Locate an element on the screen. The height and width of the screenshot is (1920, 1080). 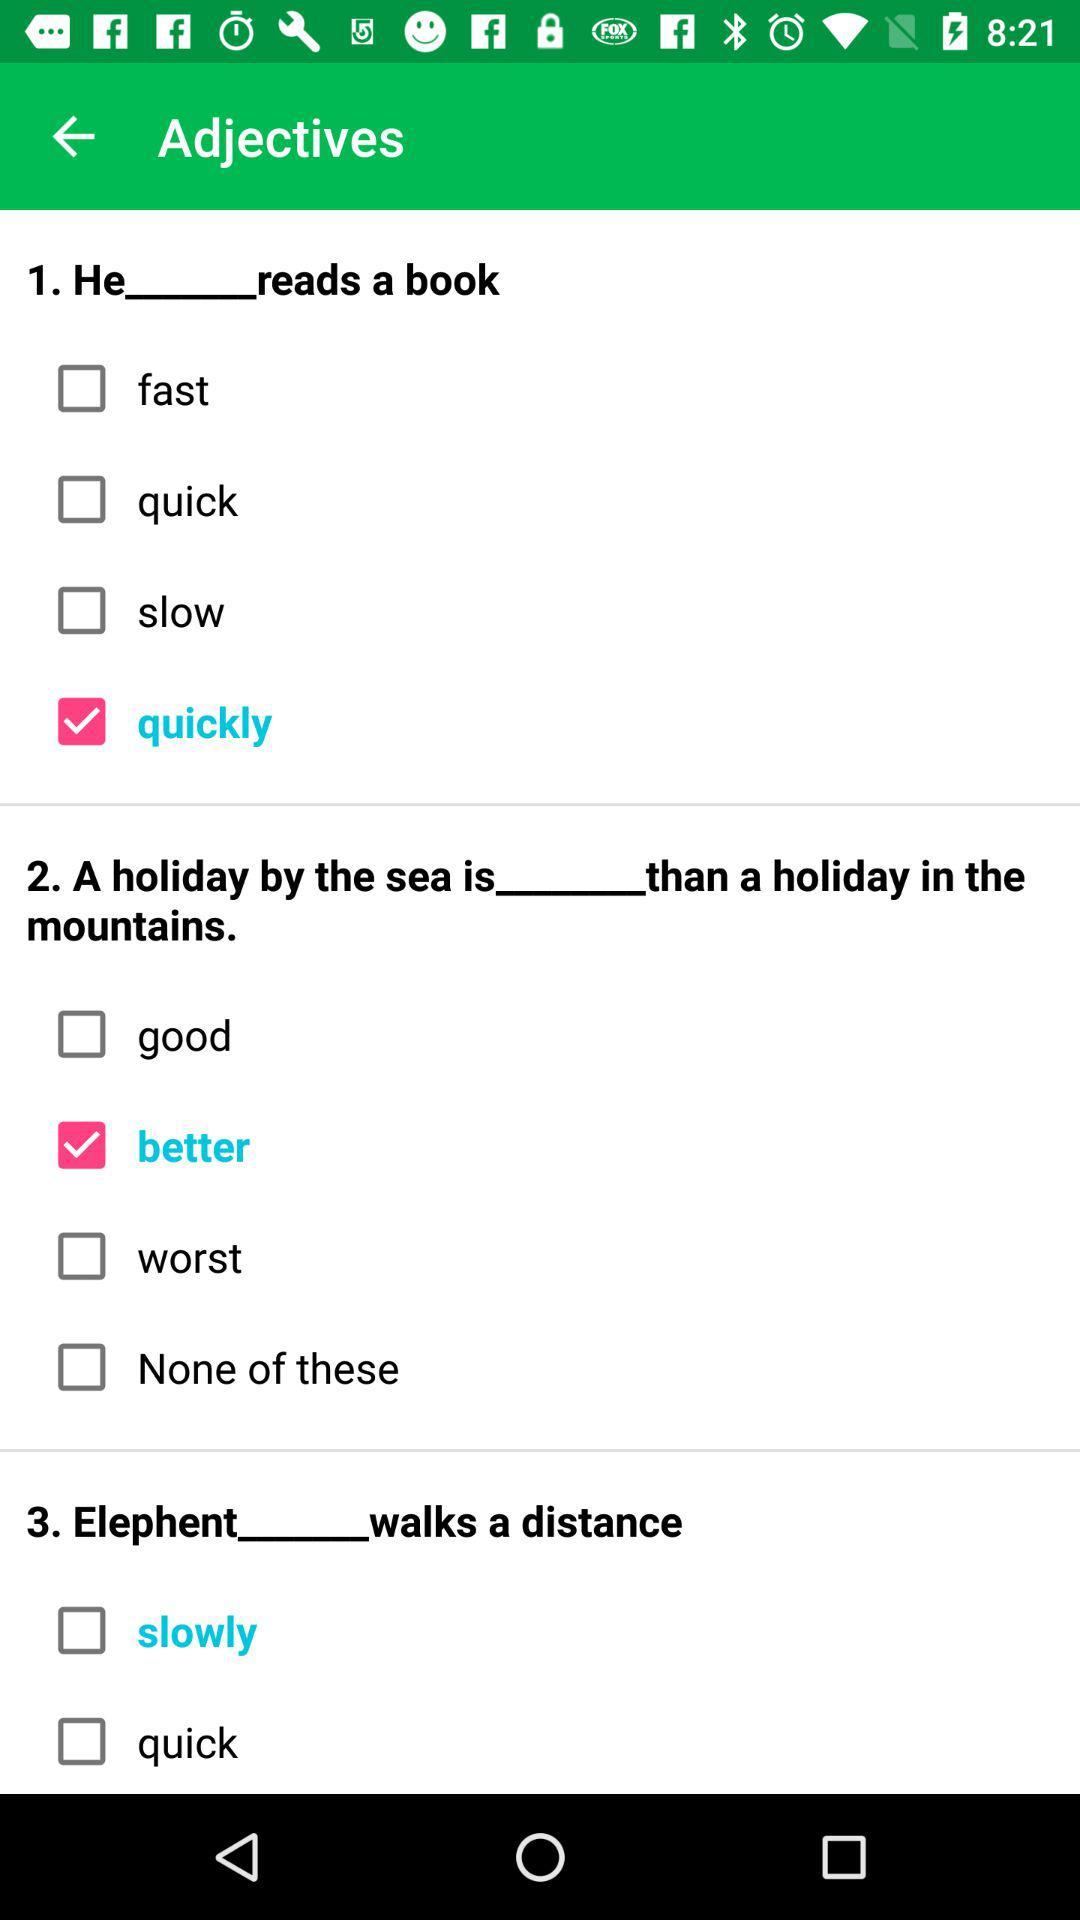
the icon below slow is located at coordinates (587, 720).